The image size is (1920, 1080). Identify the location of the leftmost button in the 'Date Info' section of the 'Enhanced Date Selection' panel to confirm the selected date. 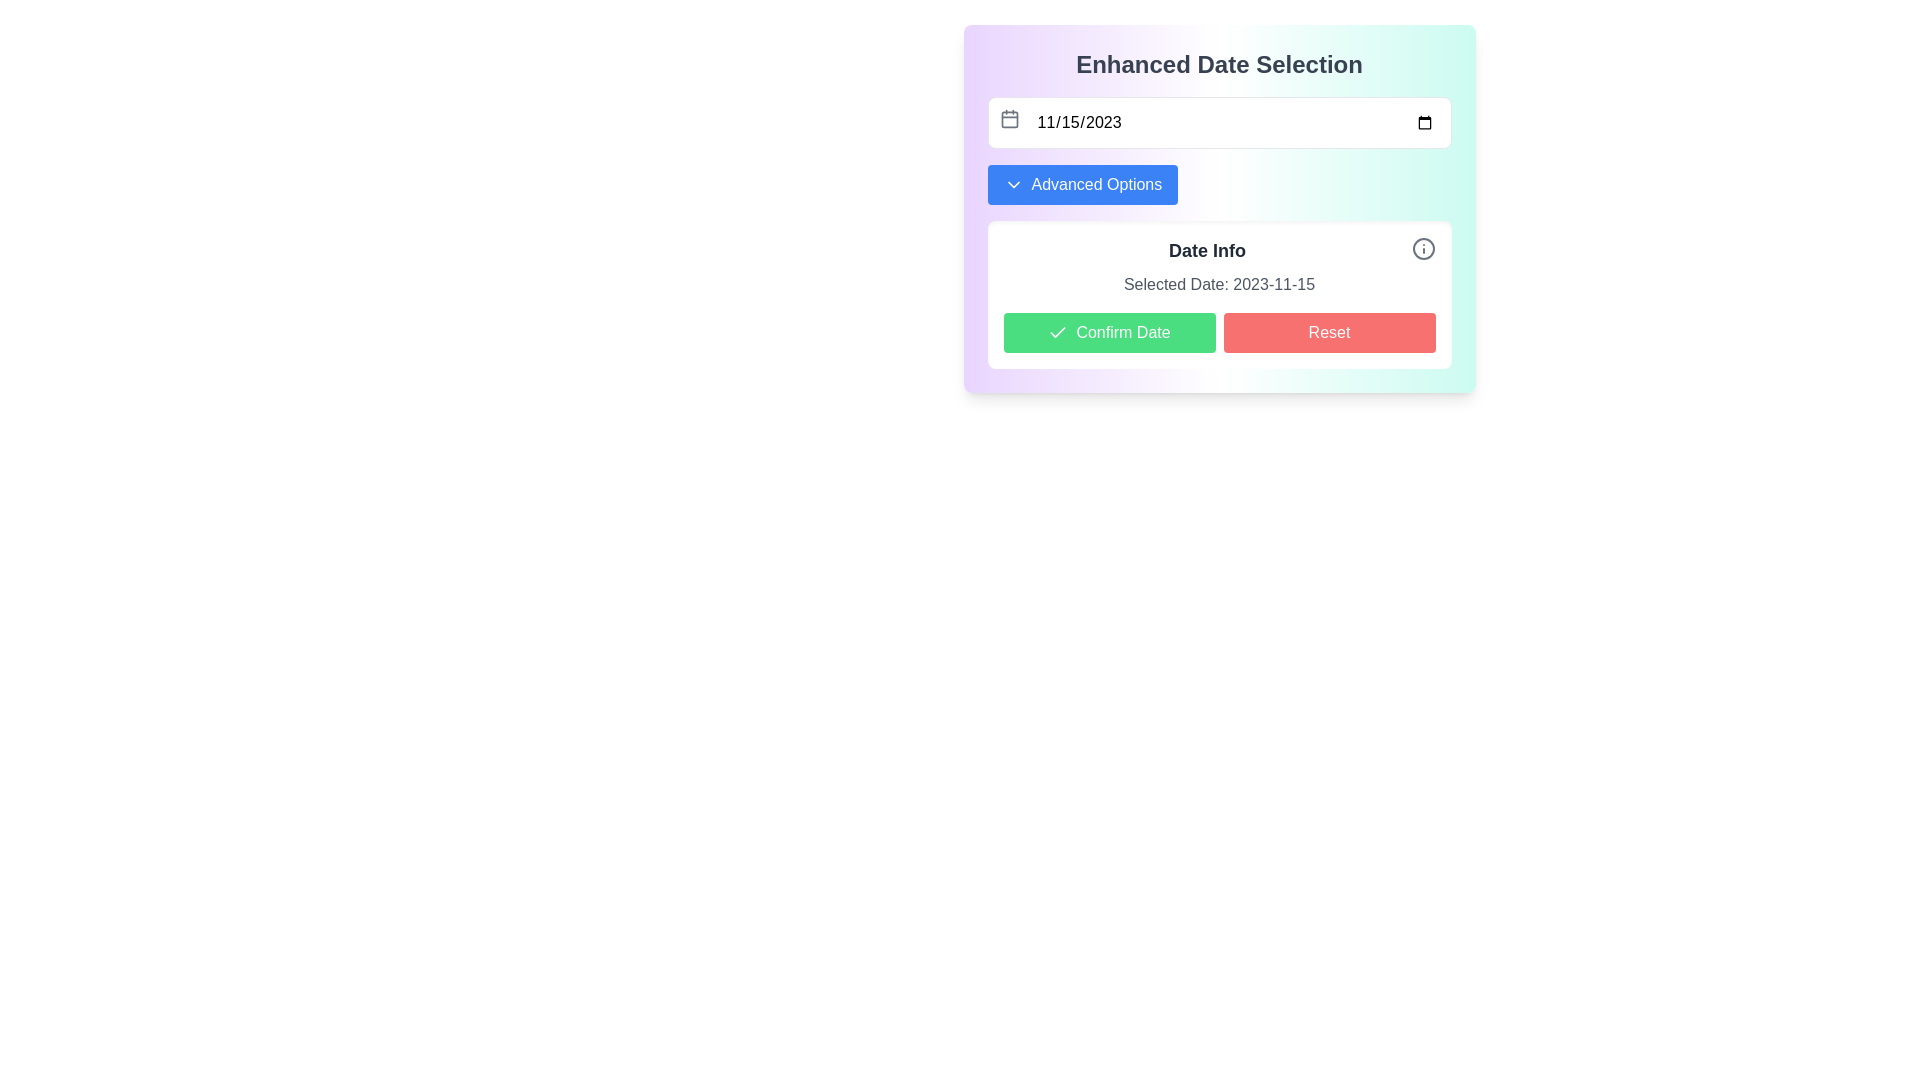
(1108, 331).